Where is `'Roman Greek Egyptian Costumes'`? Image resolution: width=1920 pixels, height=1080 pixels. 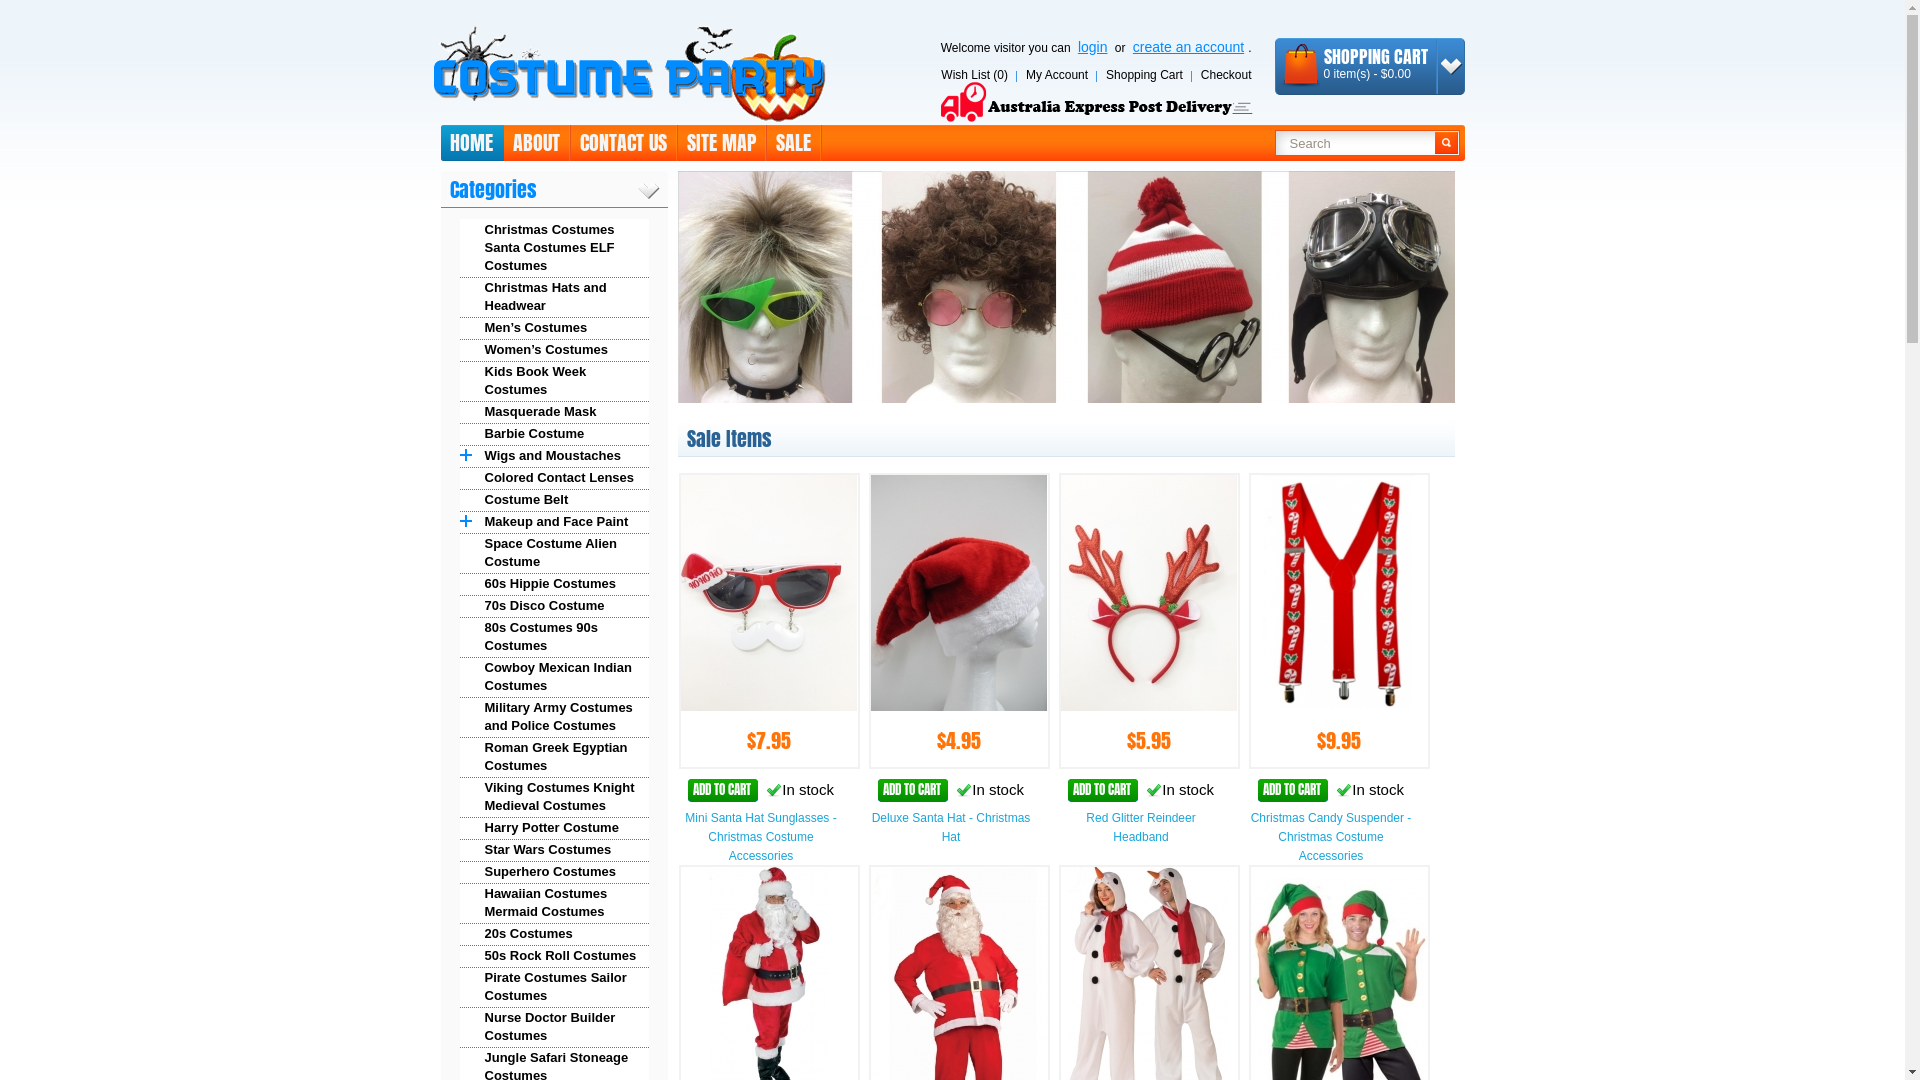 'Roman Greek Egyptian Costumes' is located at coordinates (554, 756).